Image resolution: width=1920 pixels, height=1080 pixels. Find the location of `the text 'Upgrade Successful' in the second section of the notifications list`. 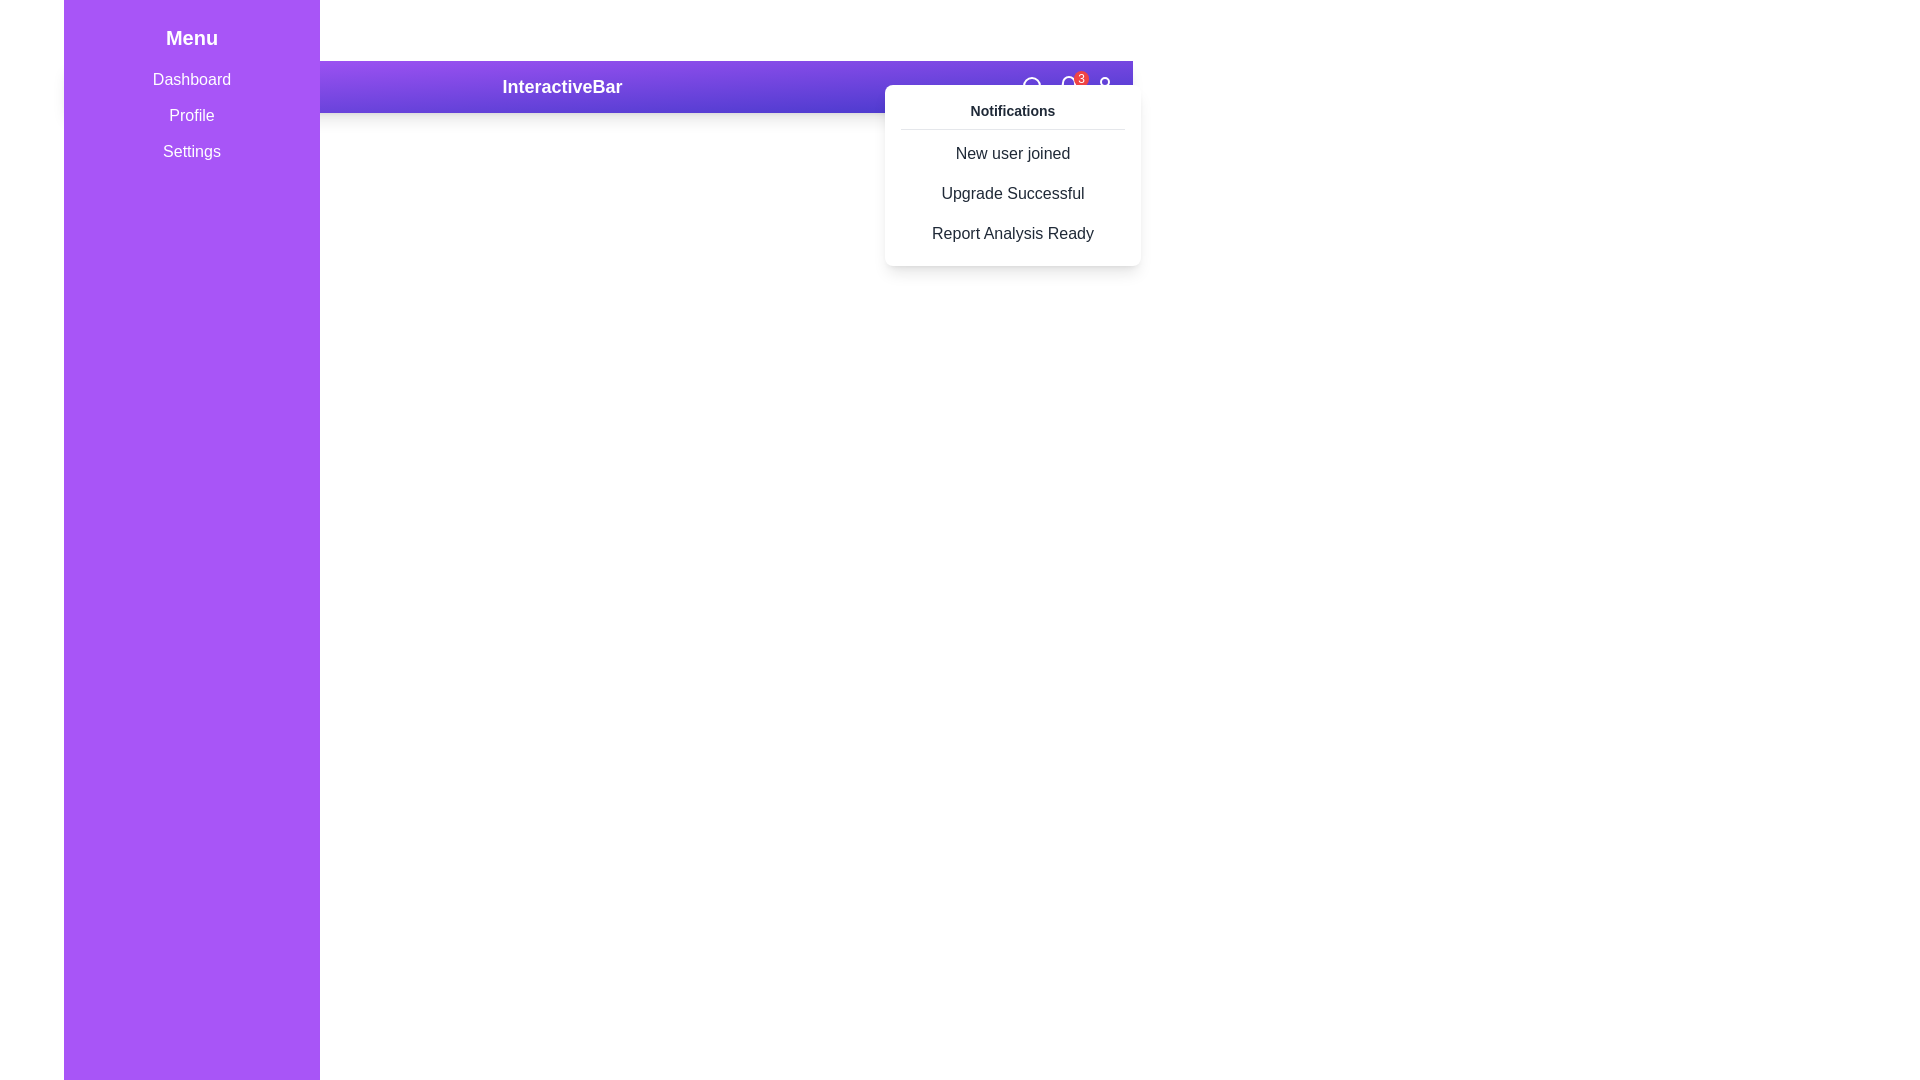

the text 'Upgrade Successful' in the second section of the notifications list is located at coordinates (1012, 193).